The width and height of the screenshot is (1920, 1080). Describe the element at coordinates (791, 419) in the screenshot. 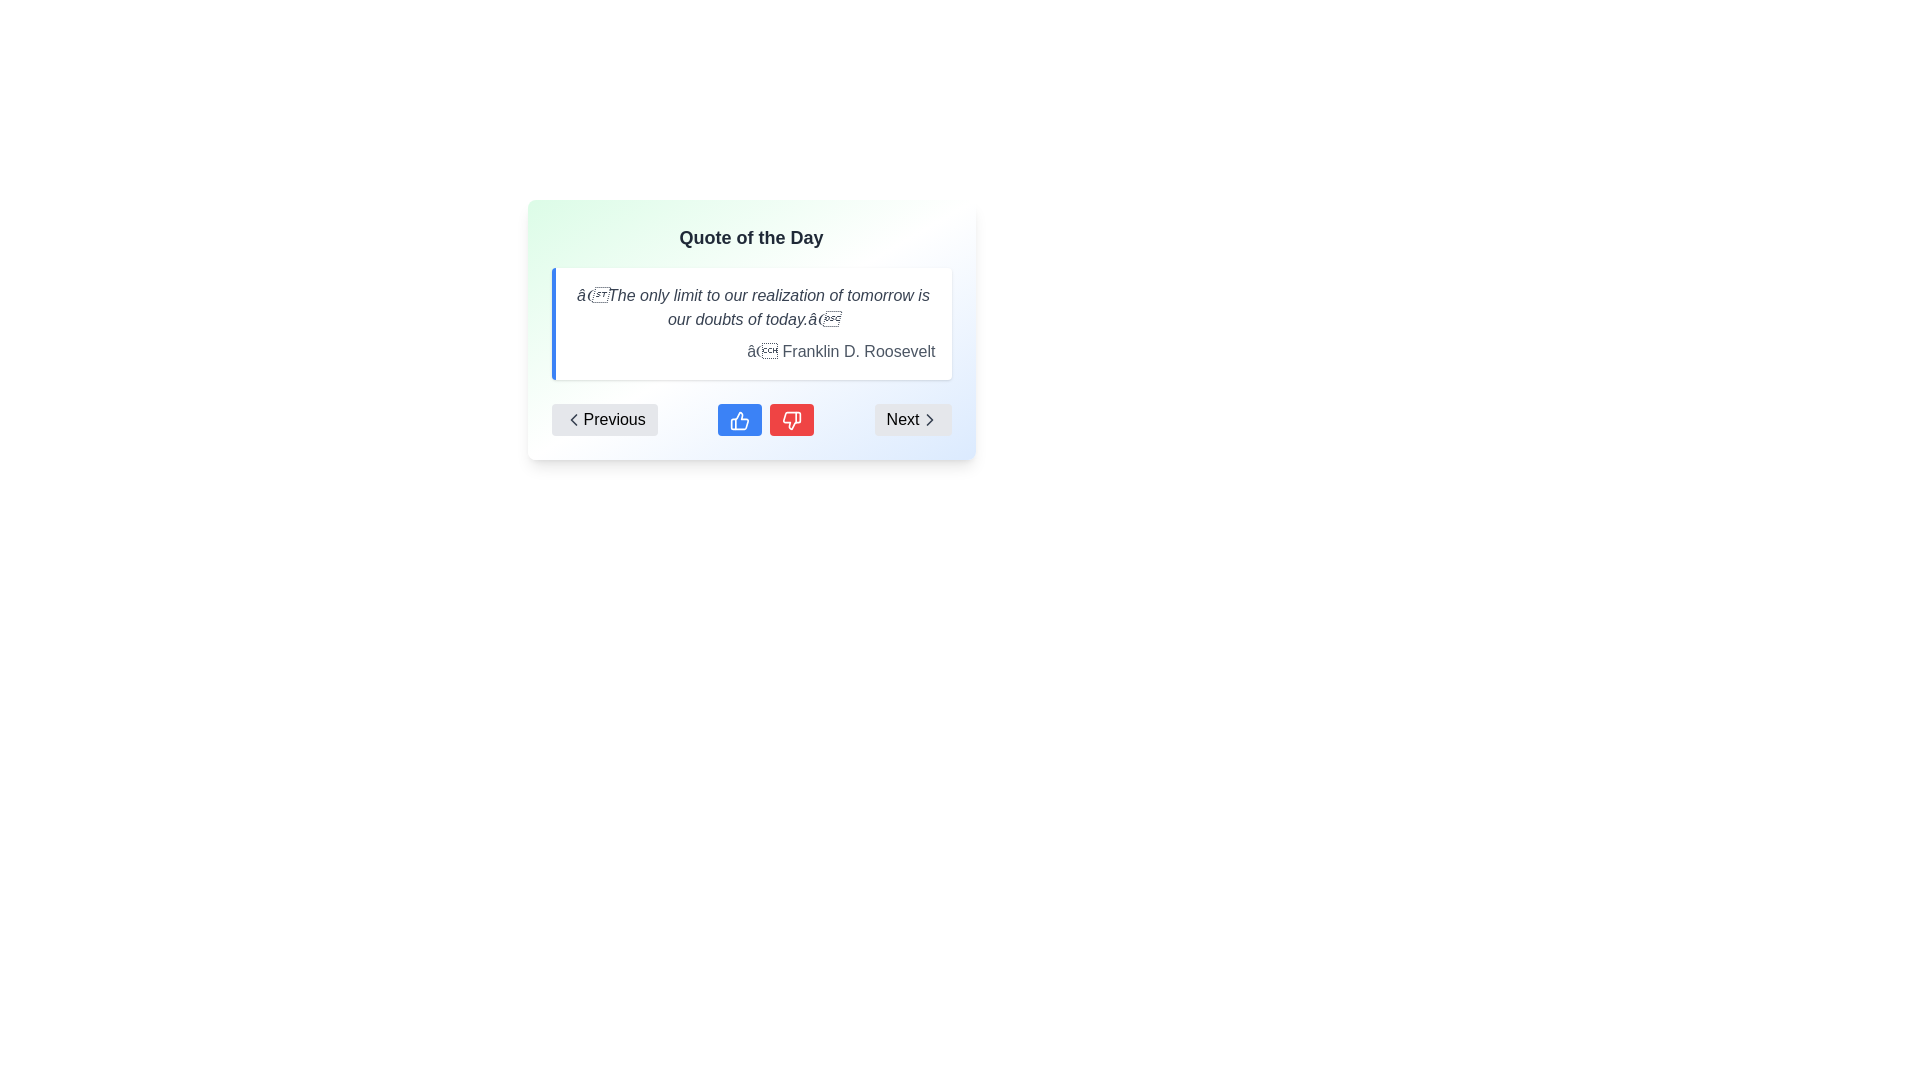

I see `the small red circular Feedback Button with a thumbs-down icon located below the 'Quote of the Day' to provide negative feedback` at that location.